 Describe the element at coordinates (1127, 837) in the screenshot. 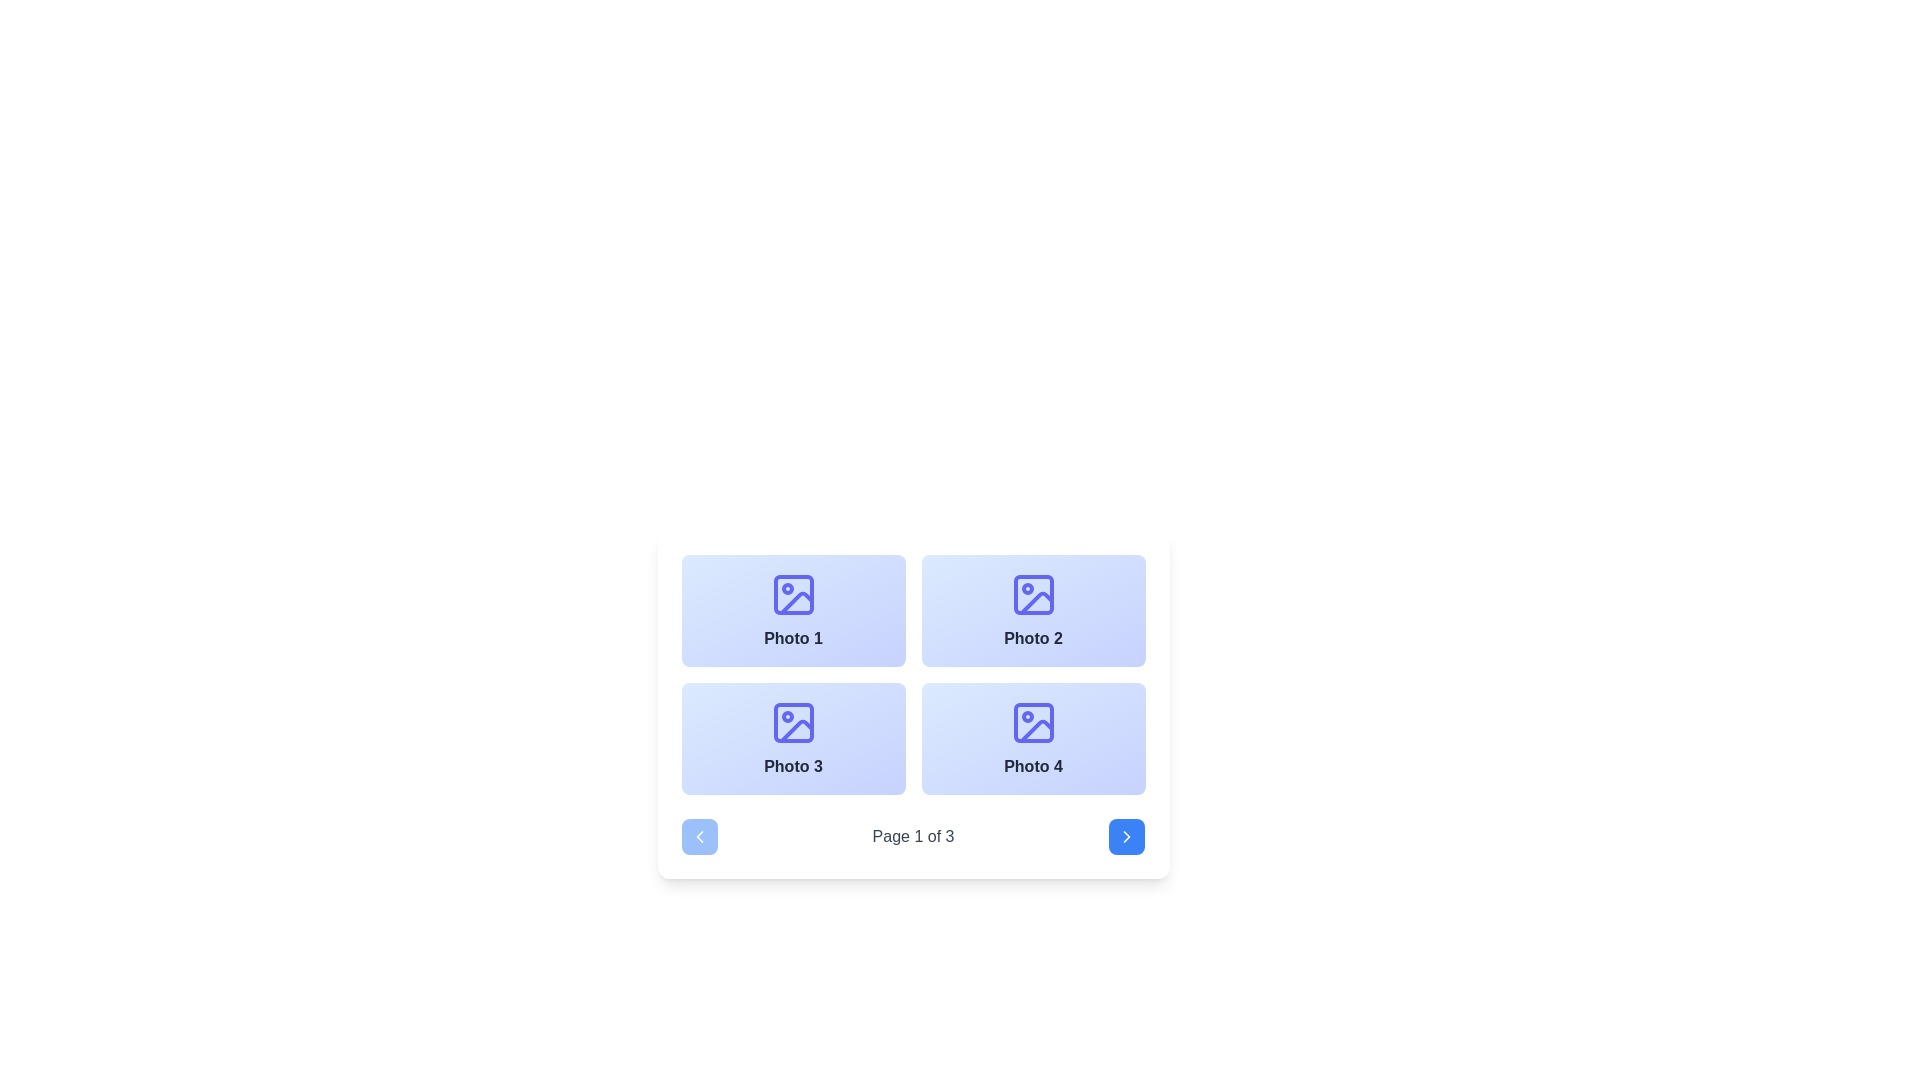

I see `the chevron icon located in the bottom-right corner of the interface` at that location.